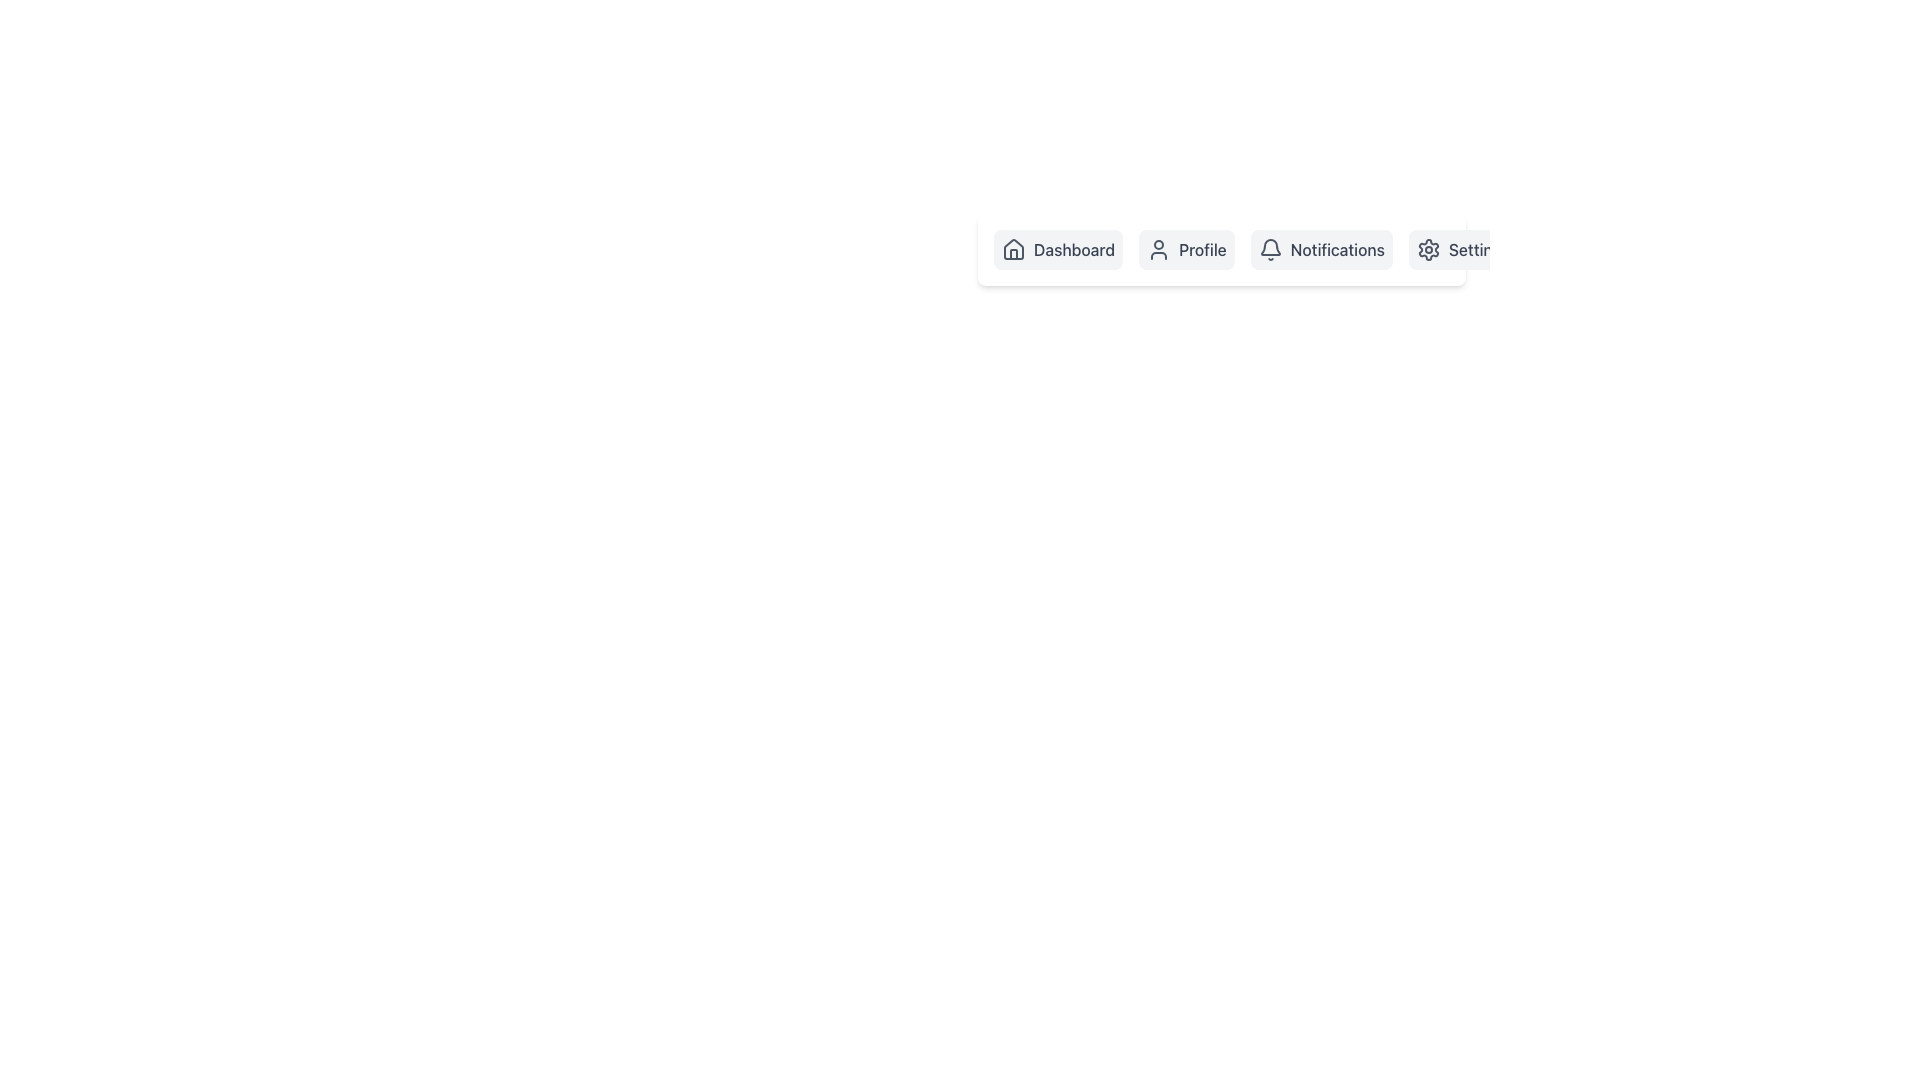  What do you see at coordinates (1201, 249) in the screenshot?
I see `the profile link text label located in the horizontal navigation bar, positioned to the right of the 'Dashboard' button and left of 'Notifications'` at bounding box center [1201, 249].